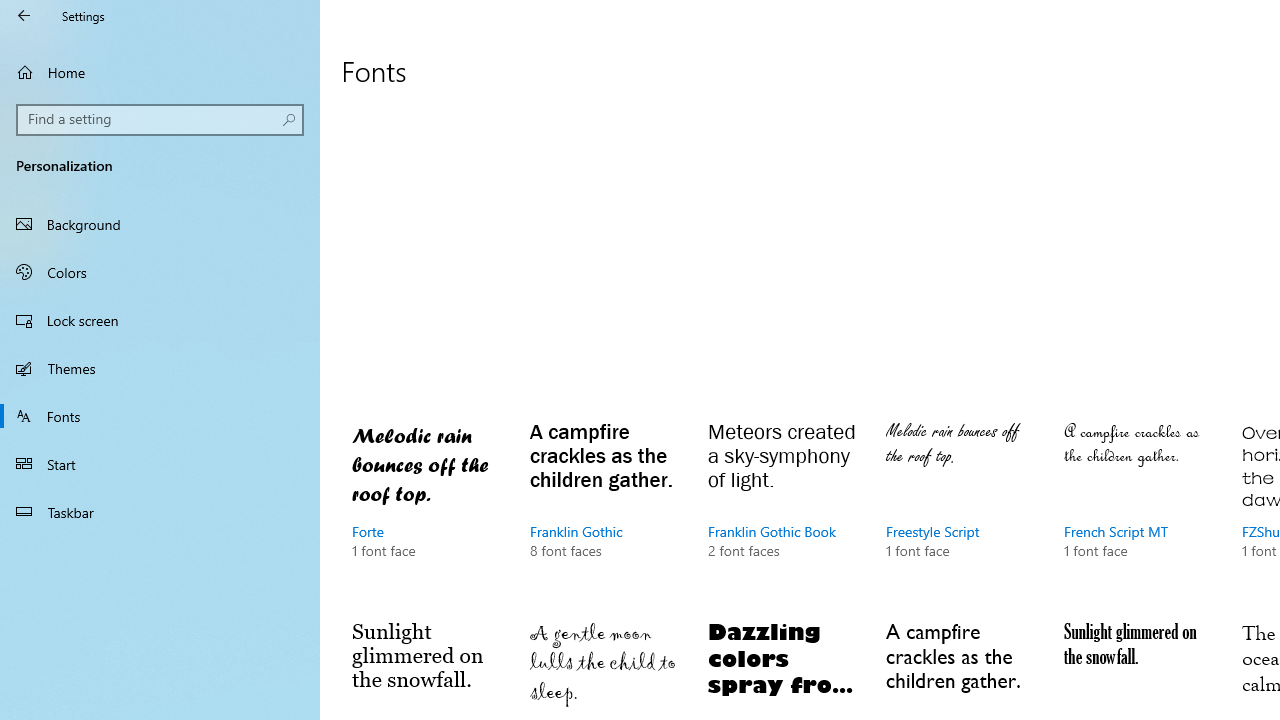  Describe the element at coordinates (160, 367) in the screenshot. I see `'Themes'` at that location.